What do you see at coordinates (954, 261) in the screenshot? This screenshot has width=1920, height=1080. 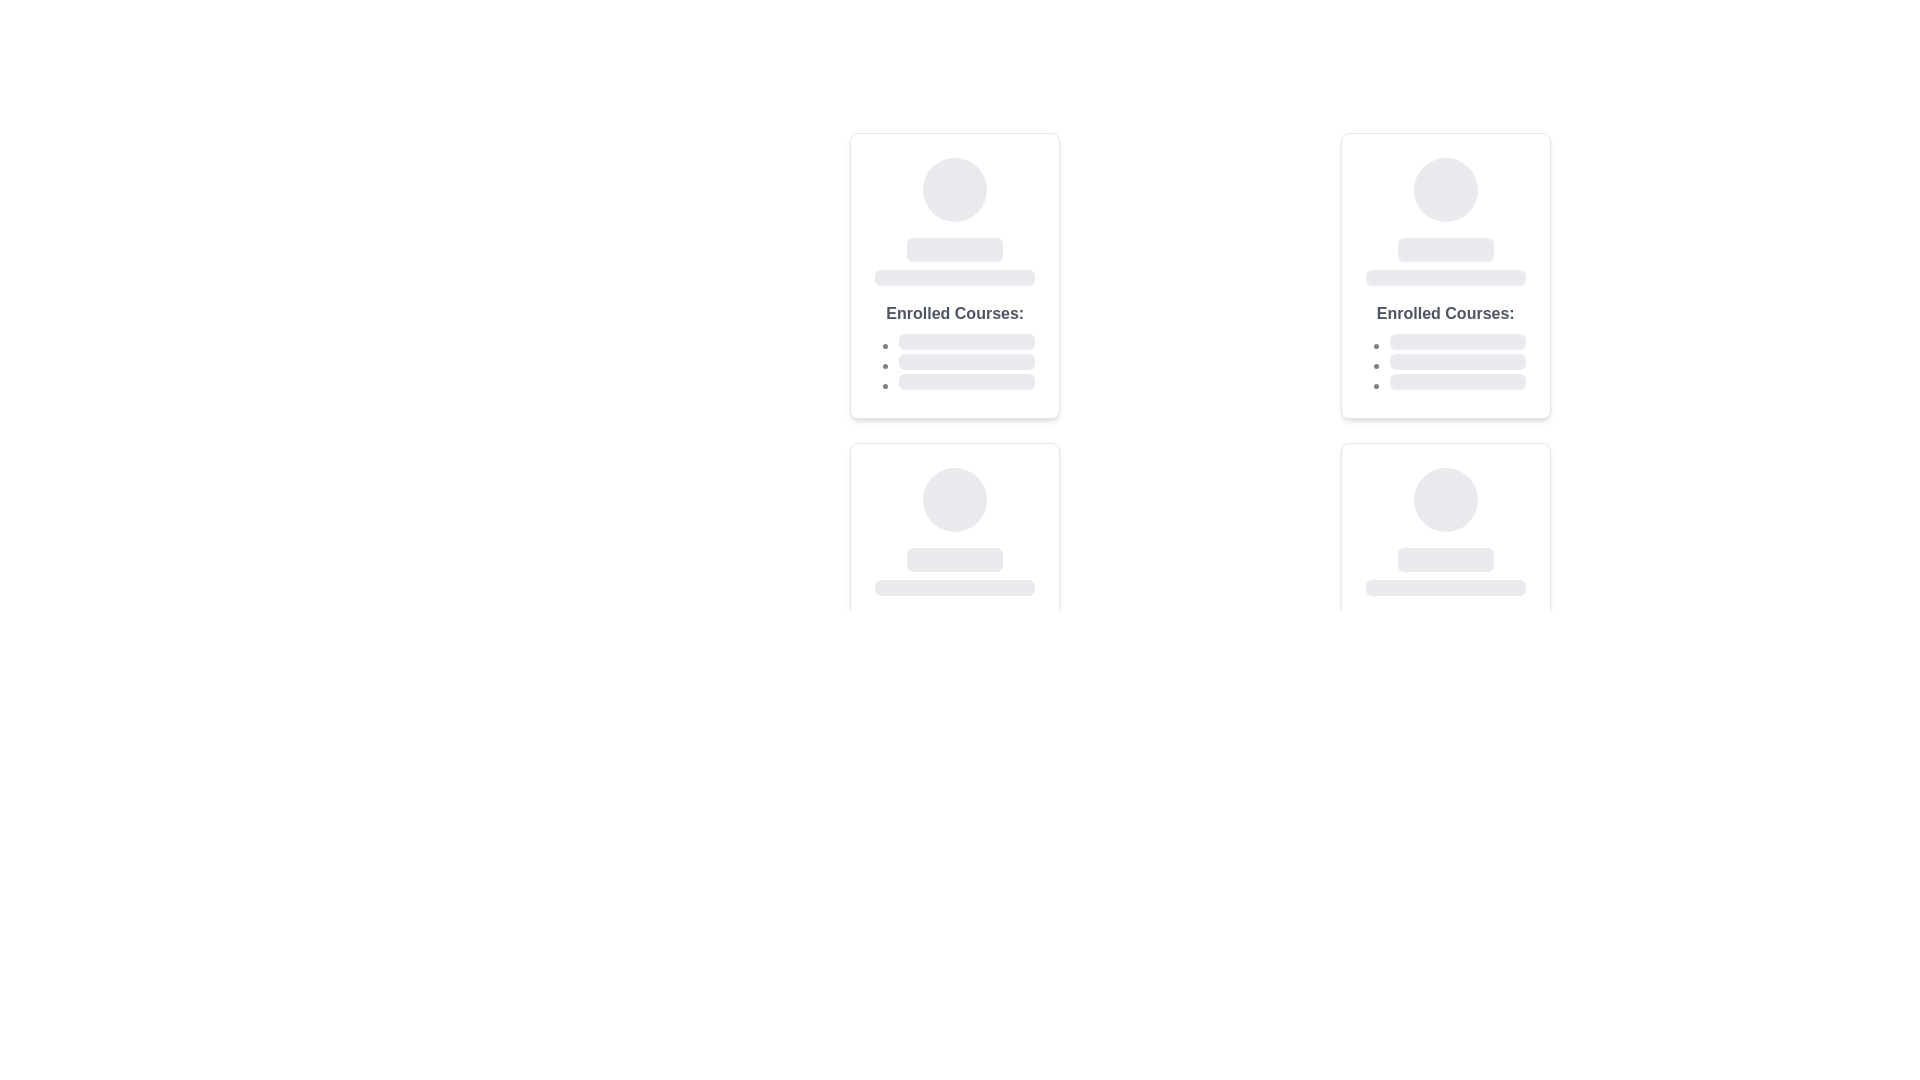 I see `the composite element made up of multiple placeholder bars, which consists of two horizontally centered gray placeholder blocks styled to resemble loading animations, located below the rounded gray profile placeholder and above the 'Enrolled Courses:' section` at bounding box center [954, 261].